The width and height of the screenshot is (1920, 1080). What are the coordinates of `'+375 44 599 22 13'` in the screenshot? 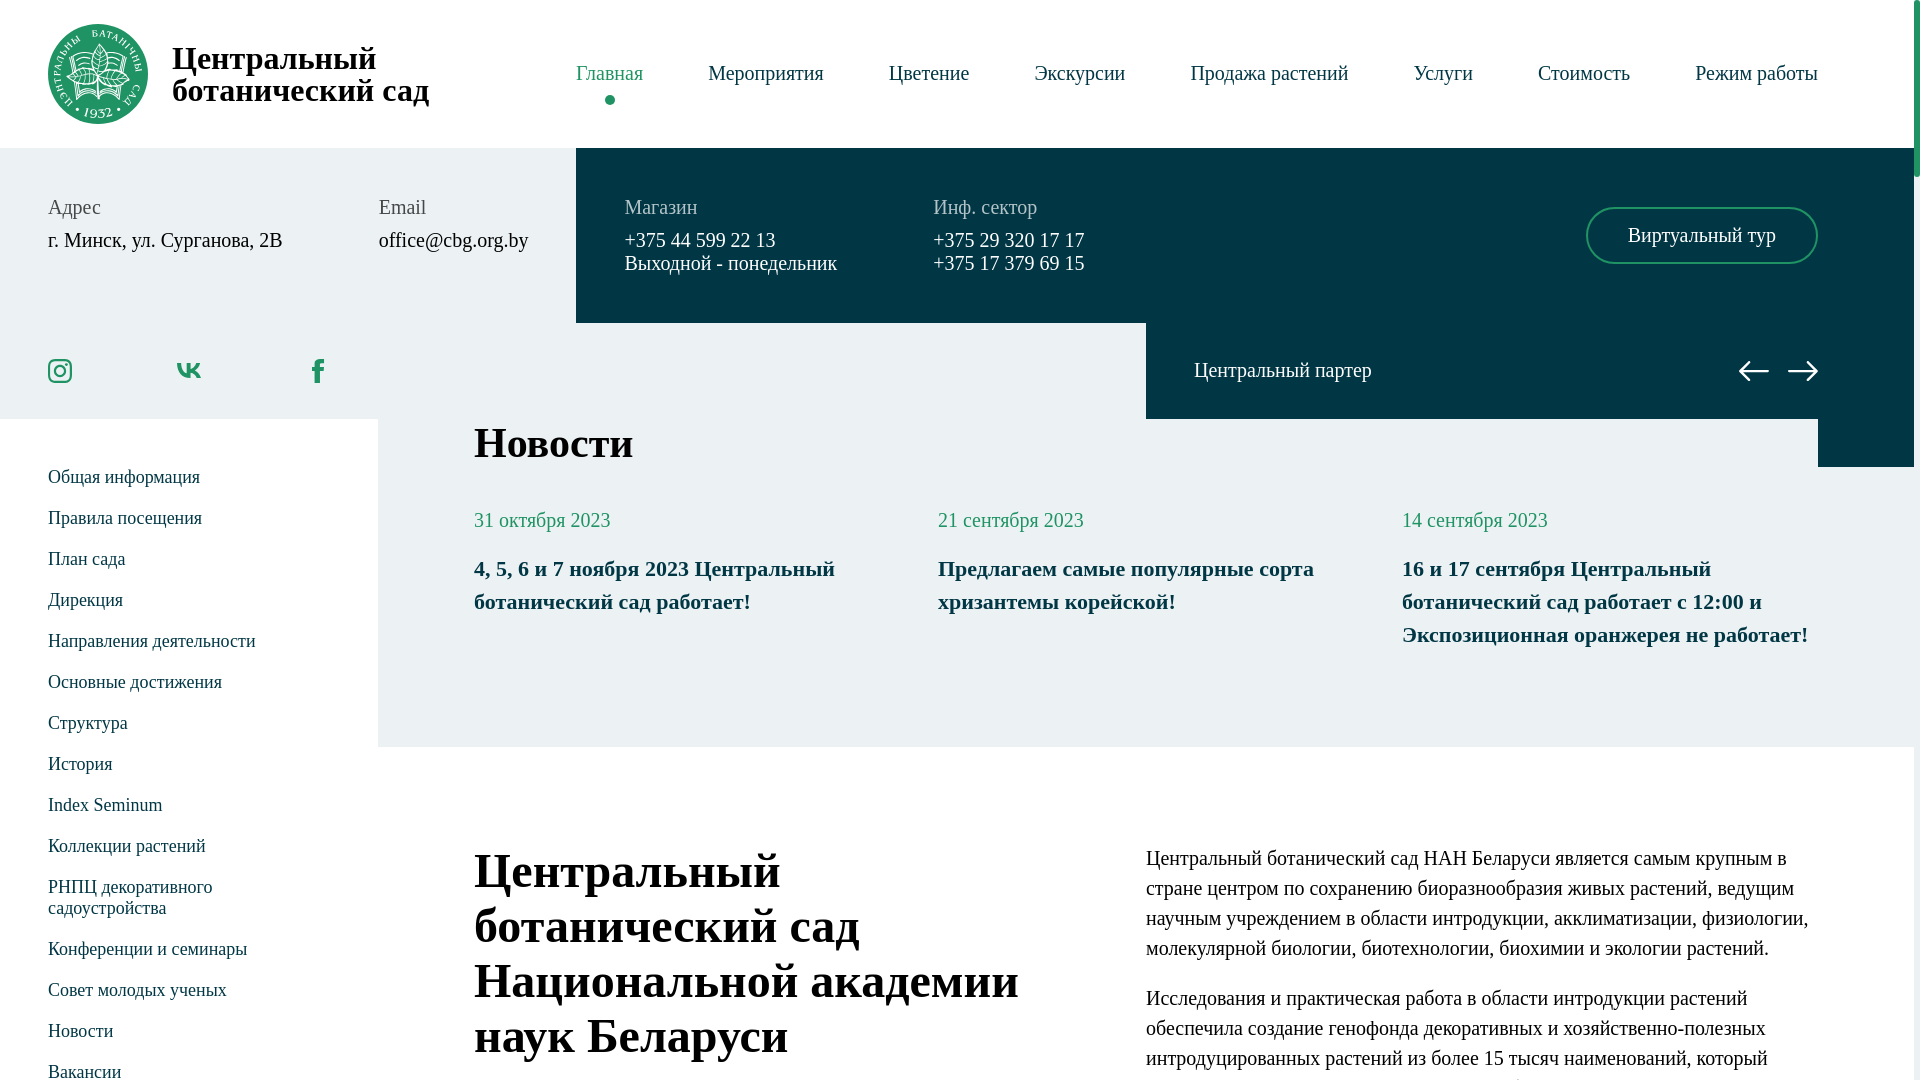 It's located at (729, 239).